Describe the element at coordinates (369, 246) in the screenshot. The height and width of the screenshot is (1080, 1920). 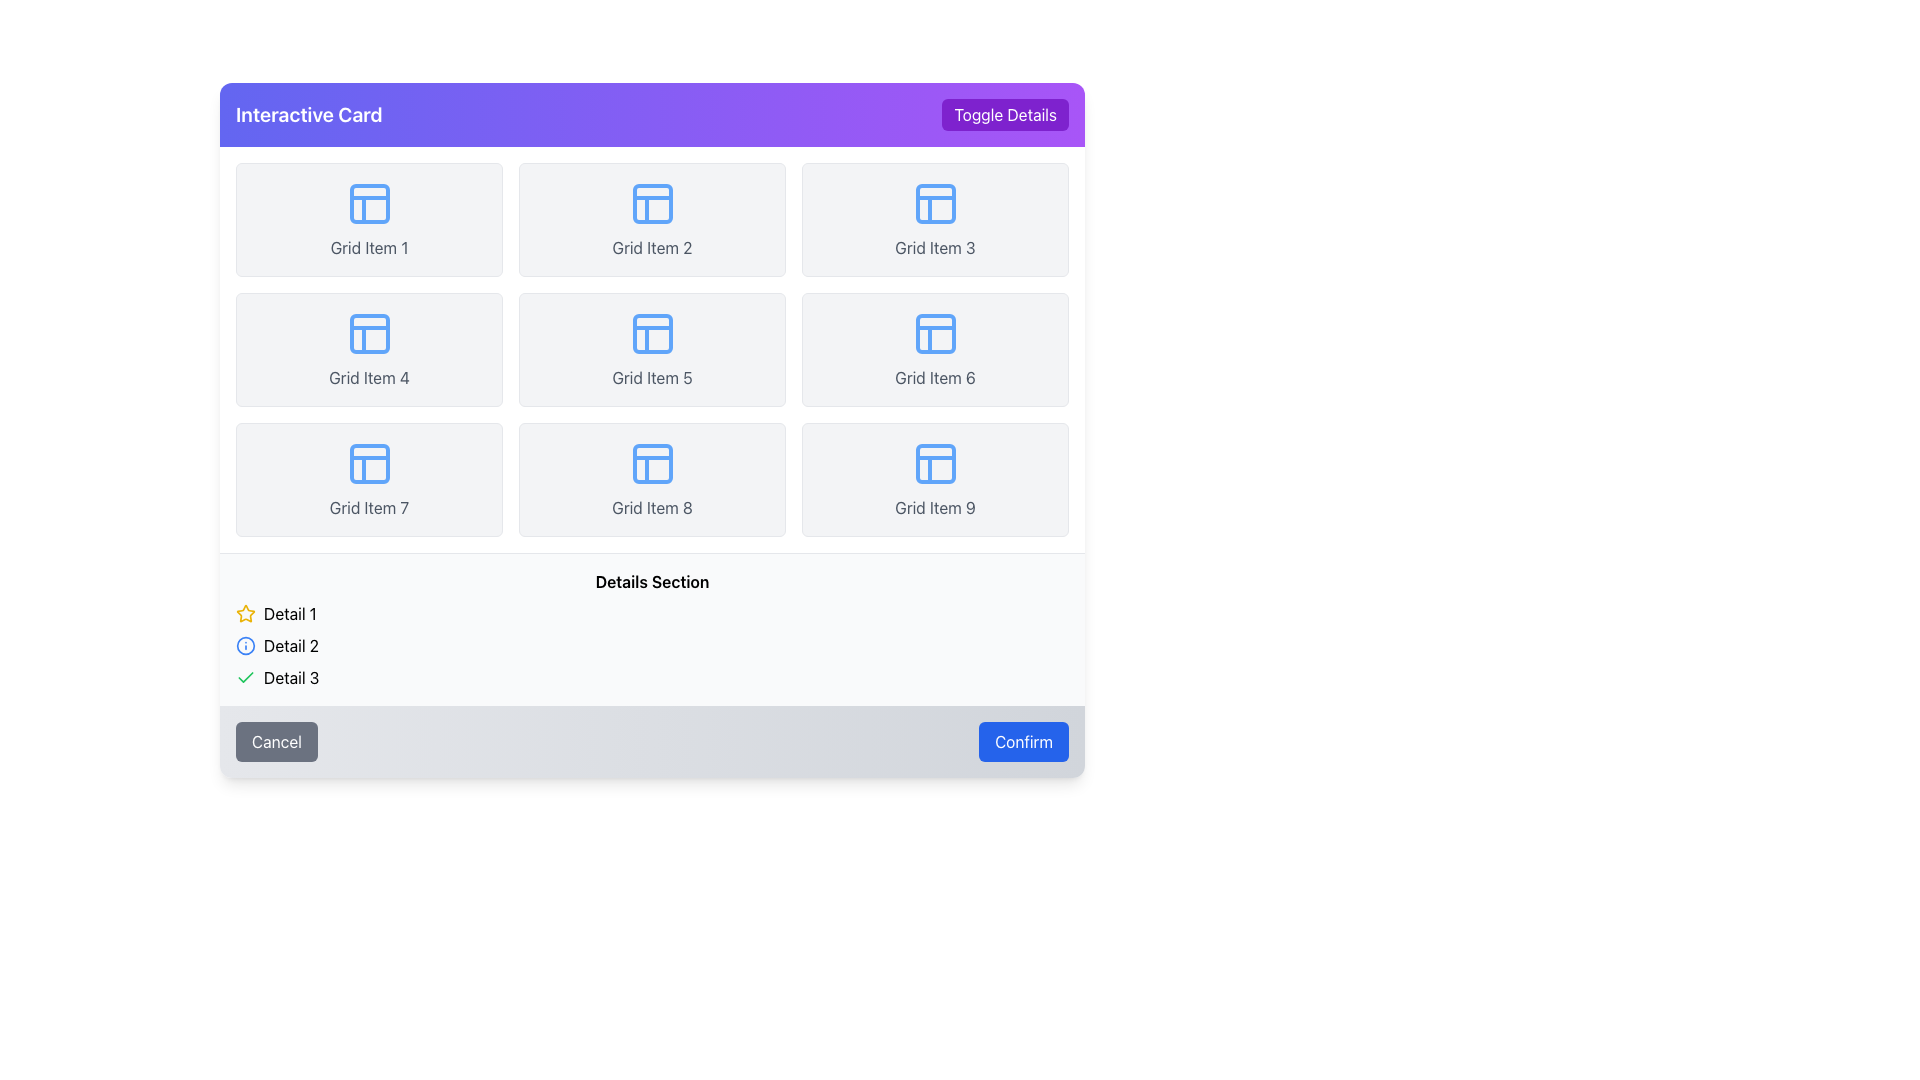
I see `text label indicating the name or identifier of the first grid item in the leftmost column of the top row in a 3x3 grid layout` at that location.